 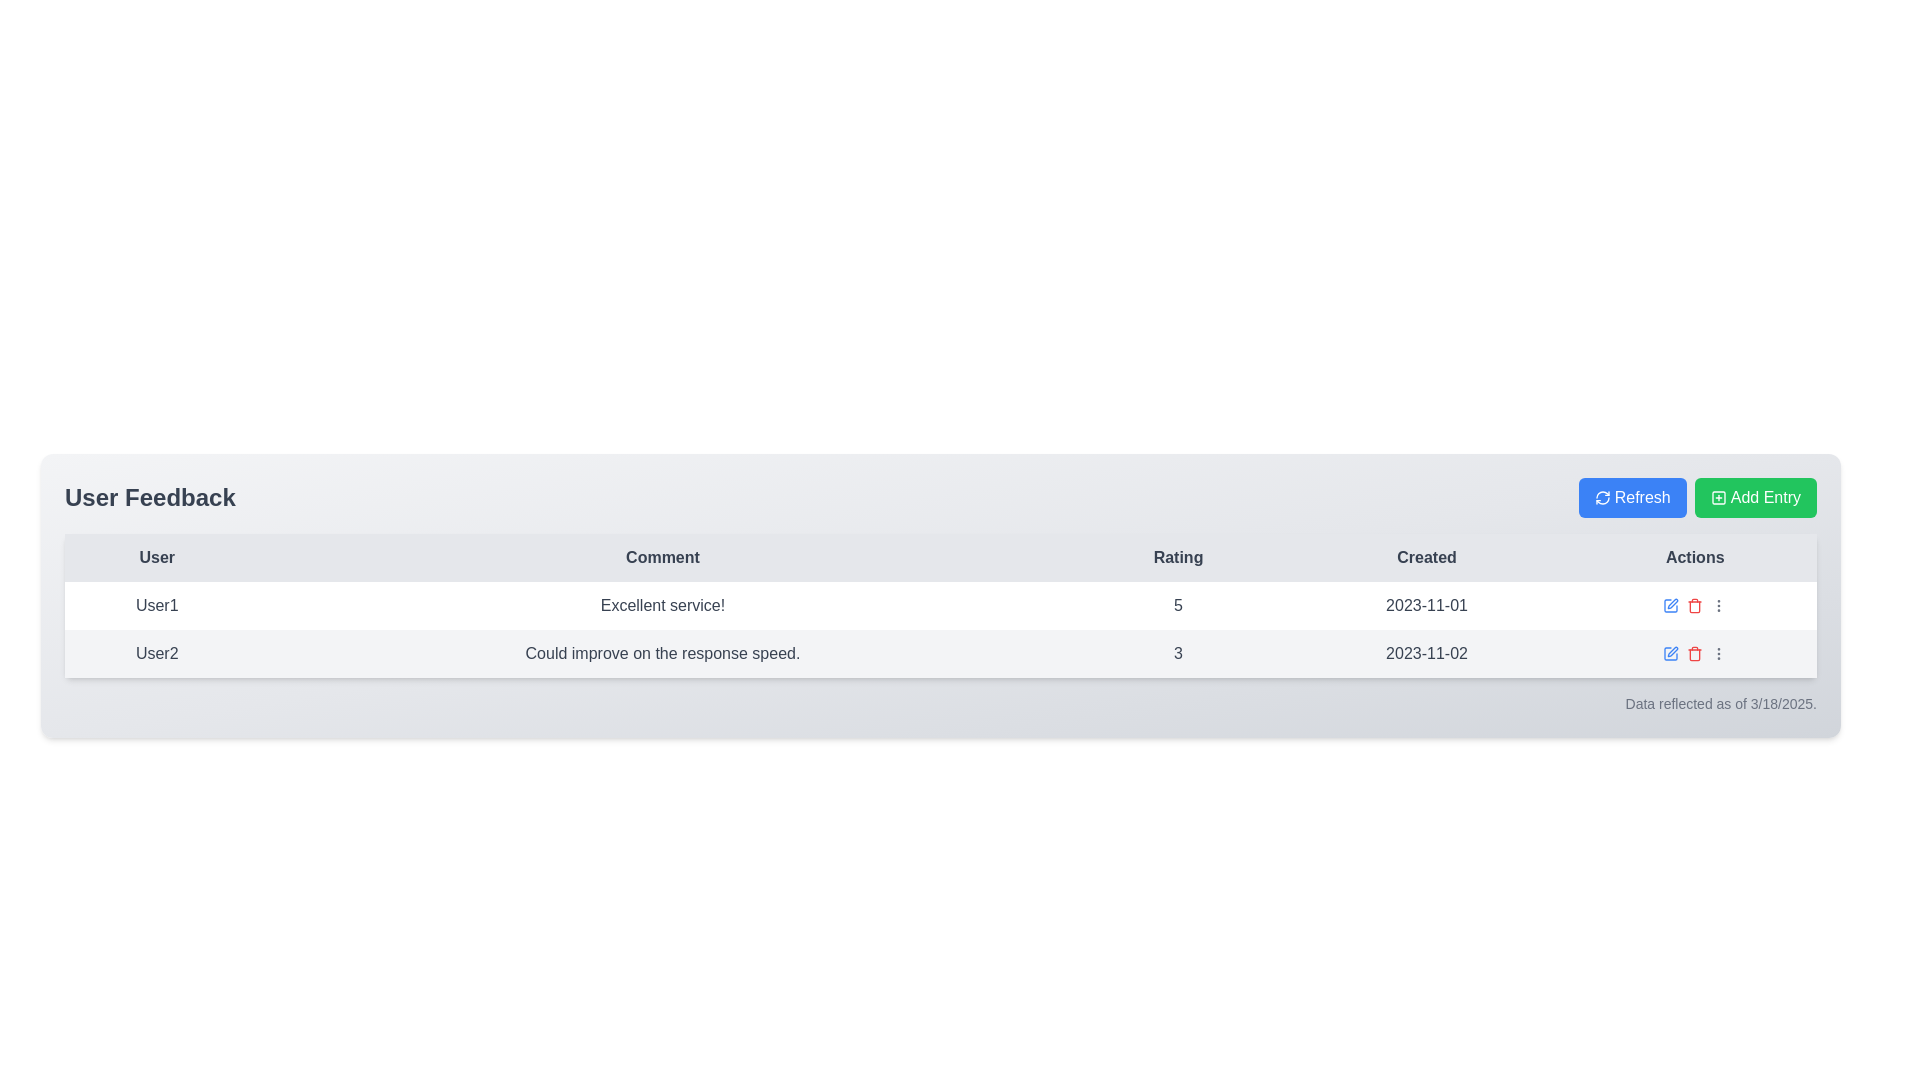 What do you see at coordinates (1425, 558) in the screenshot?
I see `the column header labeled 'Creation Date' in the table, which is the fourth header positioned between 'Rating' and 'Actions'` at bounding box center [1425, 558].